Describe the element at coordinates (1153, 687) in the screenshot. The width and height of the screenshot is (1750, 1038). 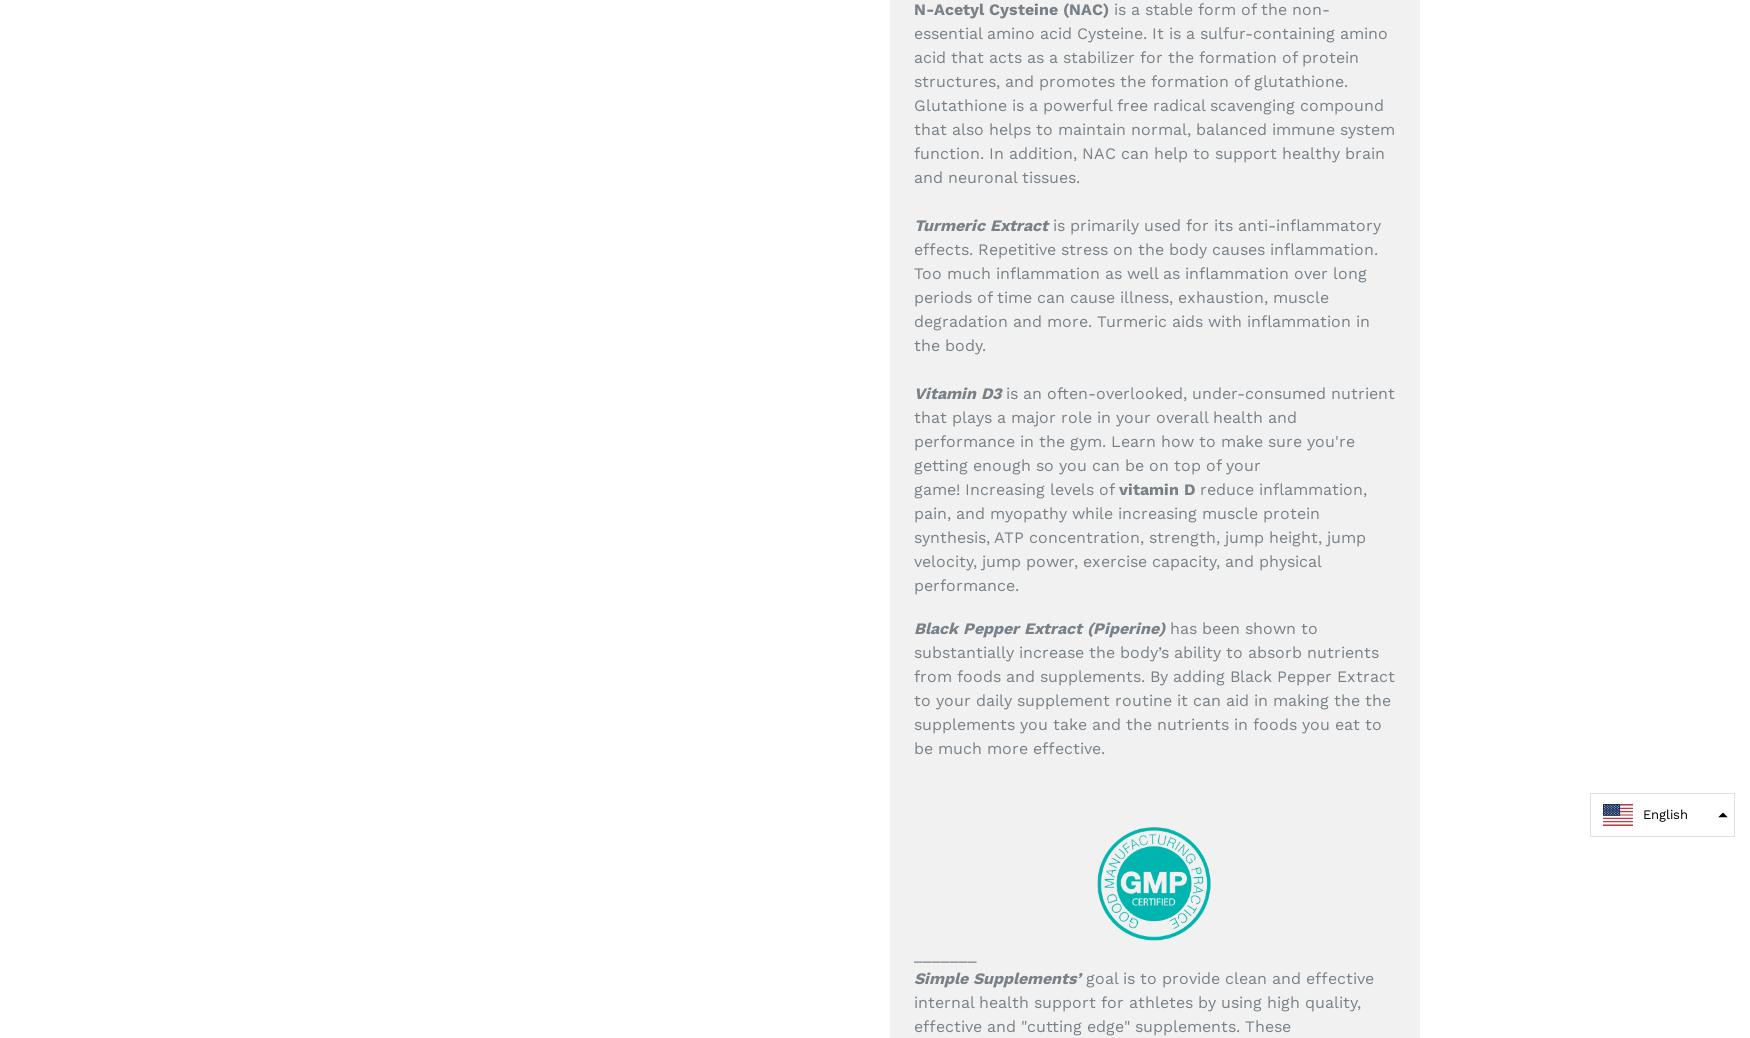
I see `'has been shown to substantially increase the body’s ability to absorb nutrients from foods and supplements. By adding Black Pepper Extract to your daily supplement routine it can aid in making the the supplements you take and the nutrients in foods you eat to be much more effective.'` at that location.